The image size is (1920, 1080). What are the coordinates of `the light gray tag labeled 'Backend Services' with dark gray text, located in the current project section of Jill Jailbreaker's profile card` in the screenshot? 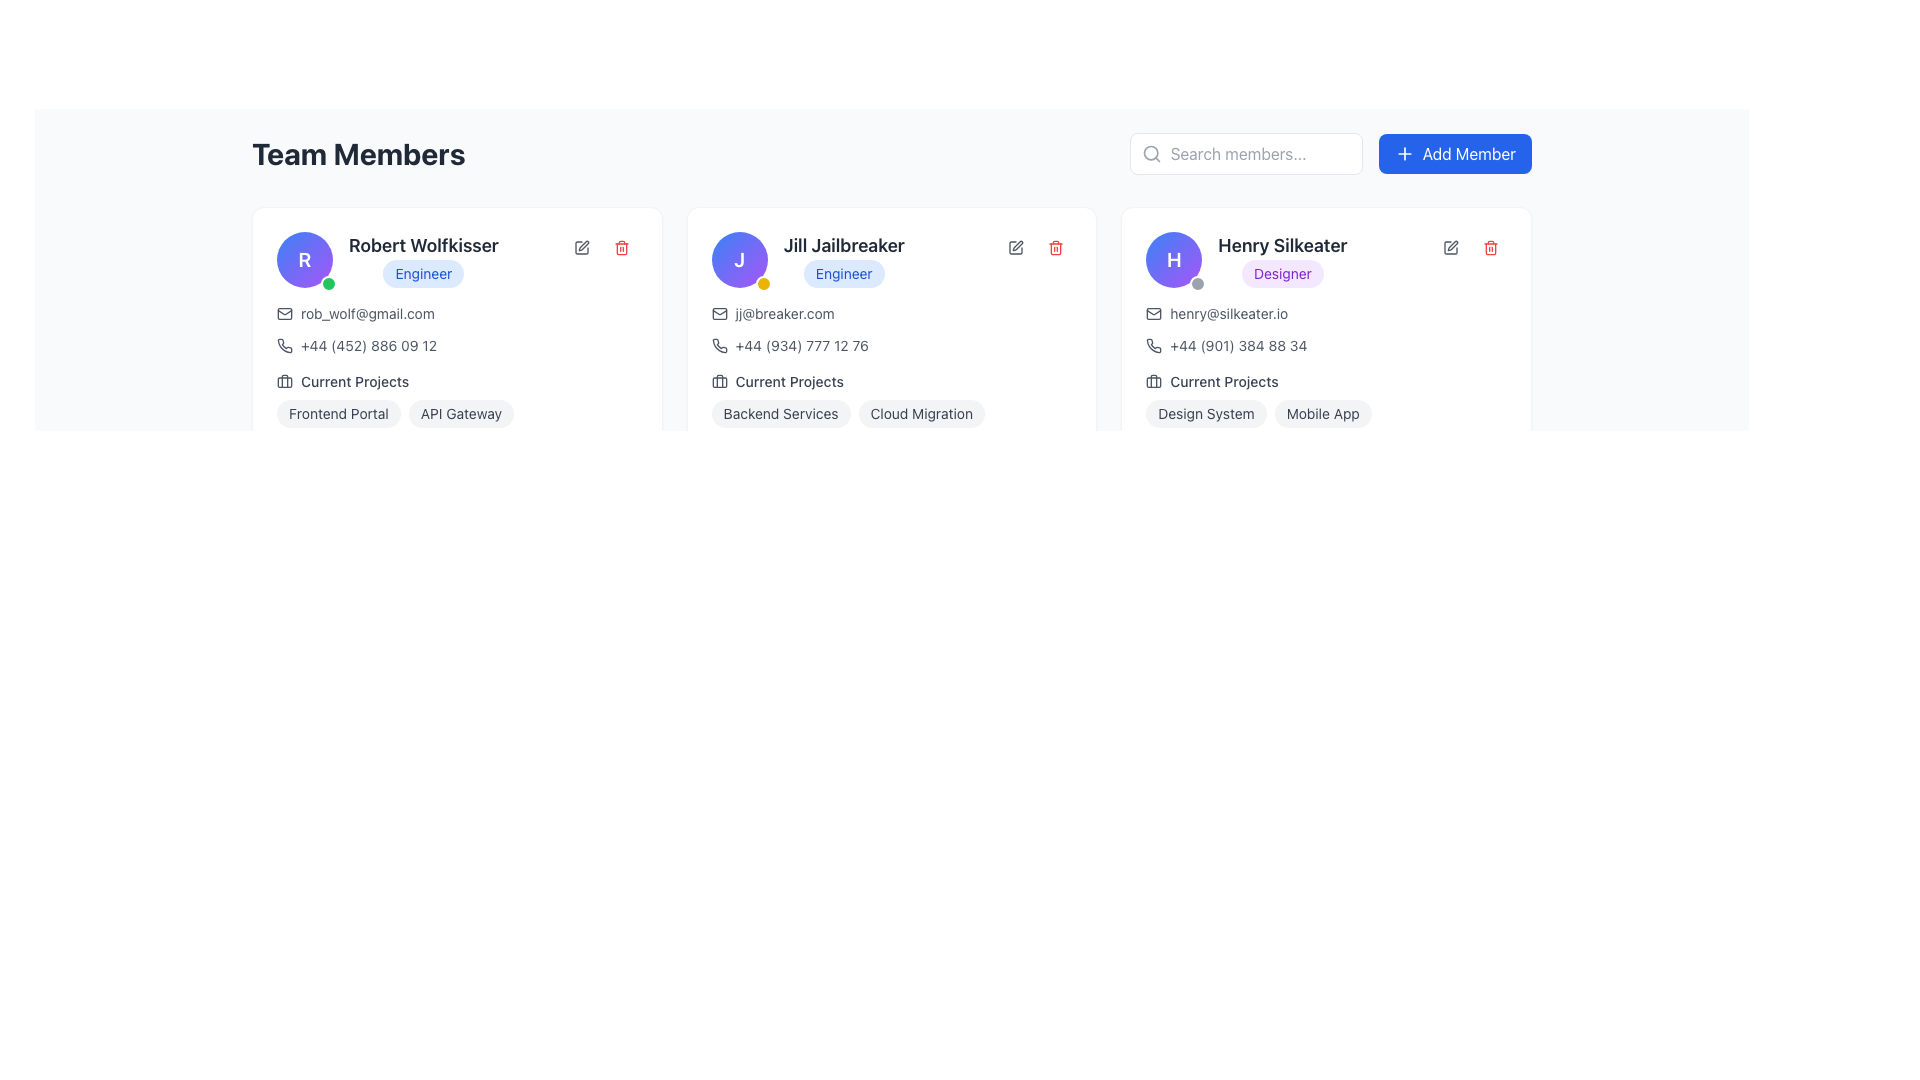 It's located at (780, 412).